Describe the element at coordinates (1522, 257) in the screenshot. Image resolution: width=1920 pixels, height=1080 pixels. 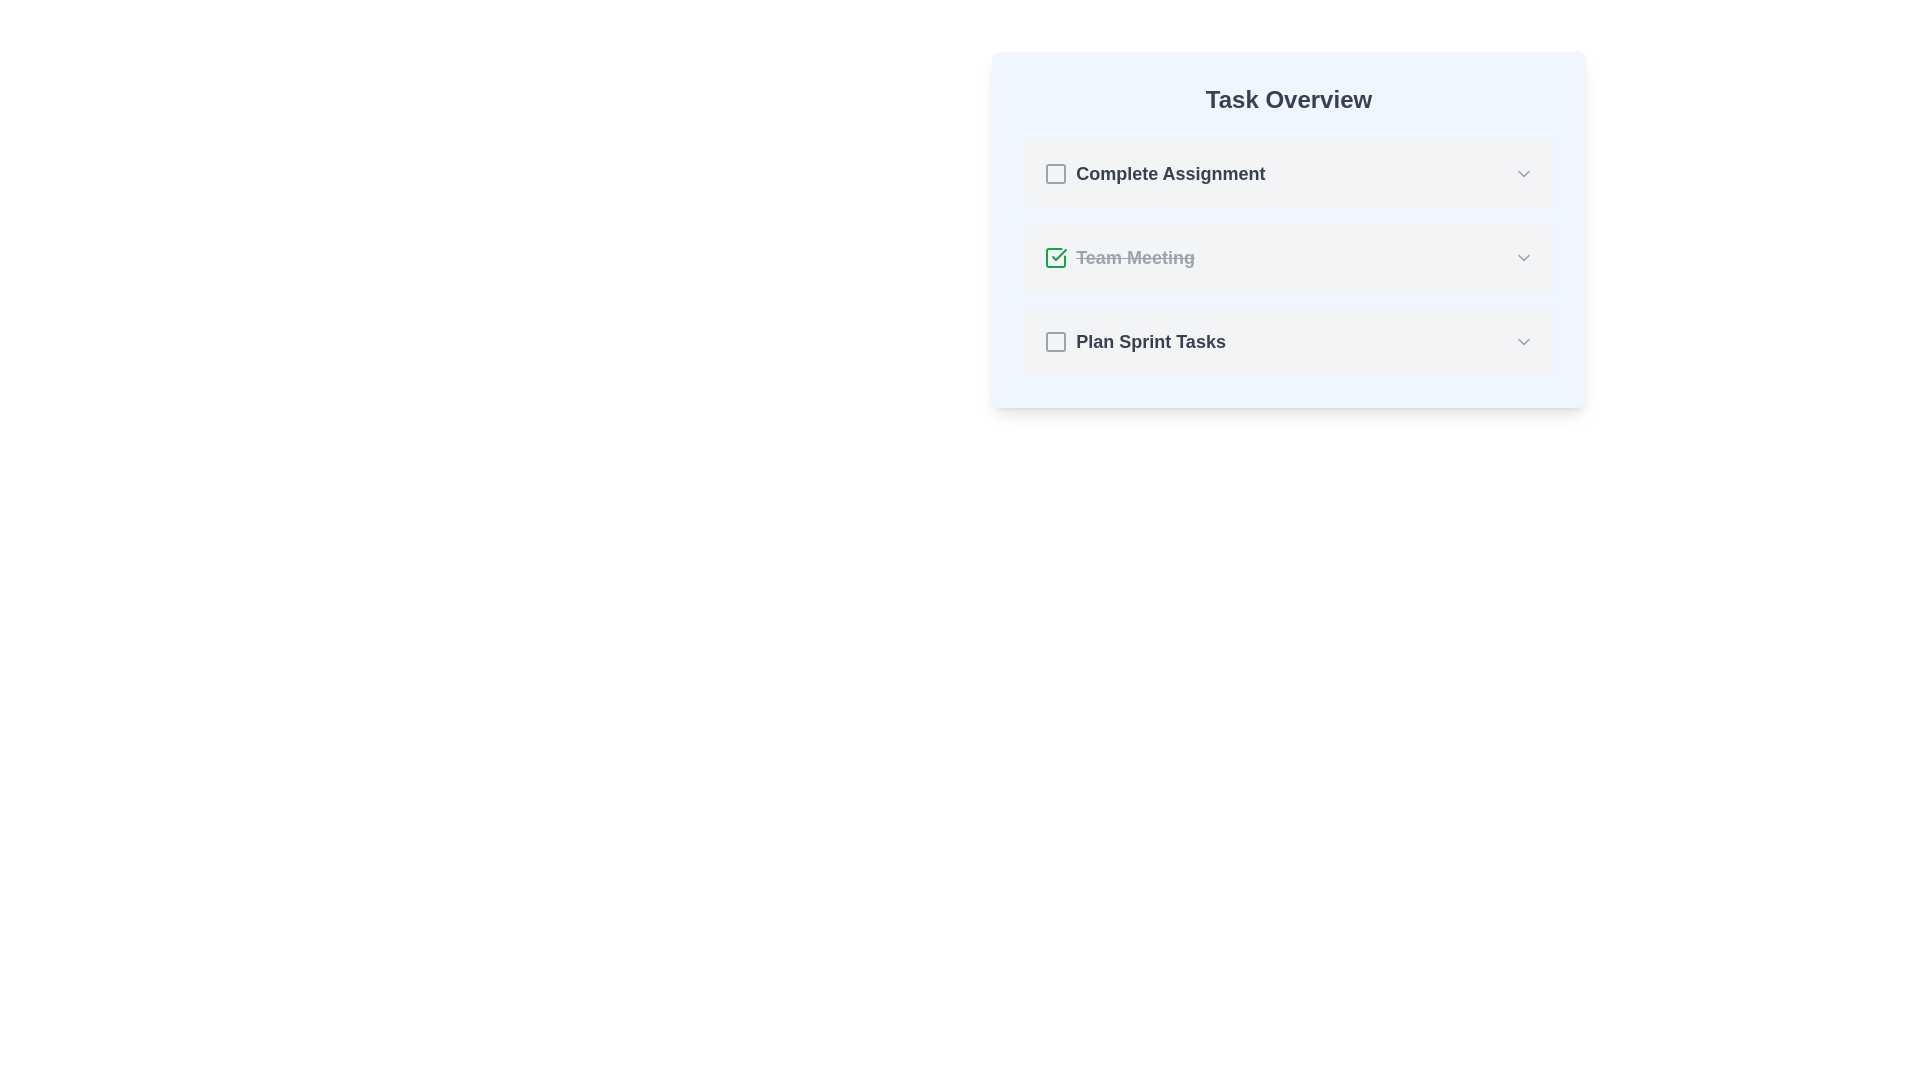
I see `the gray downward-facing chevron icon` at that location.